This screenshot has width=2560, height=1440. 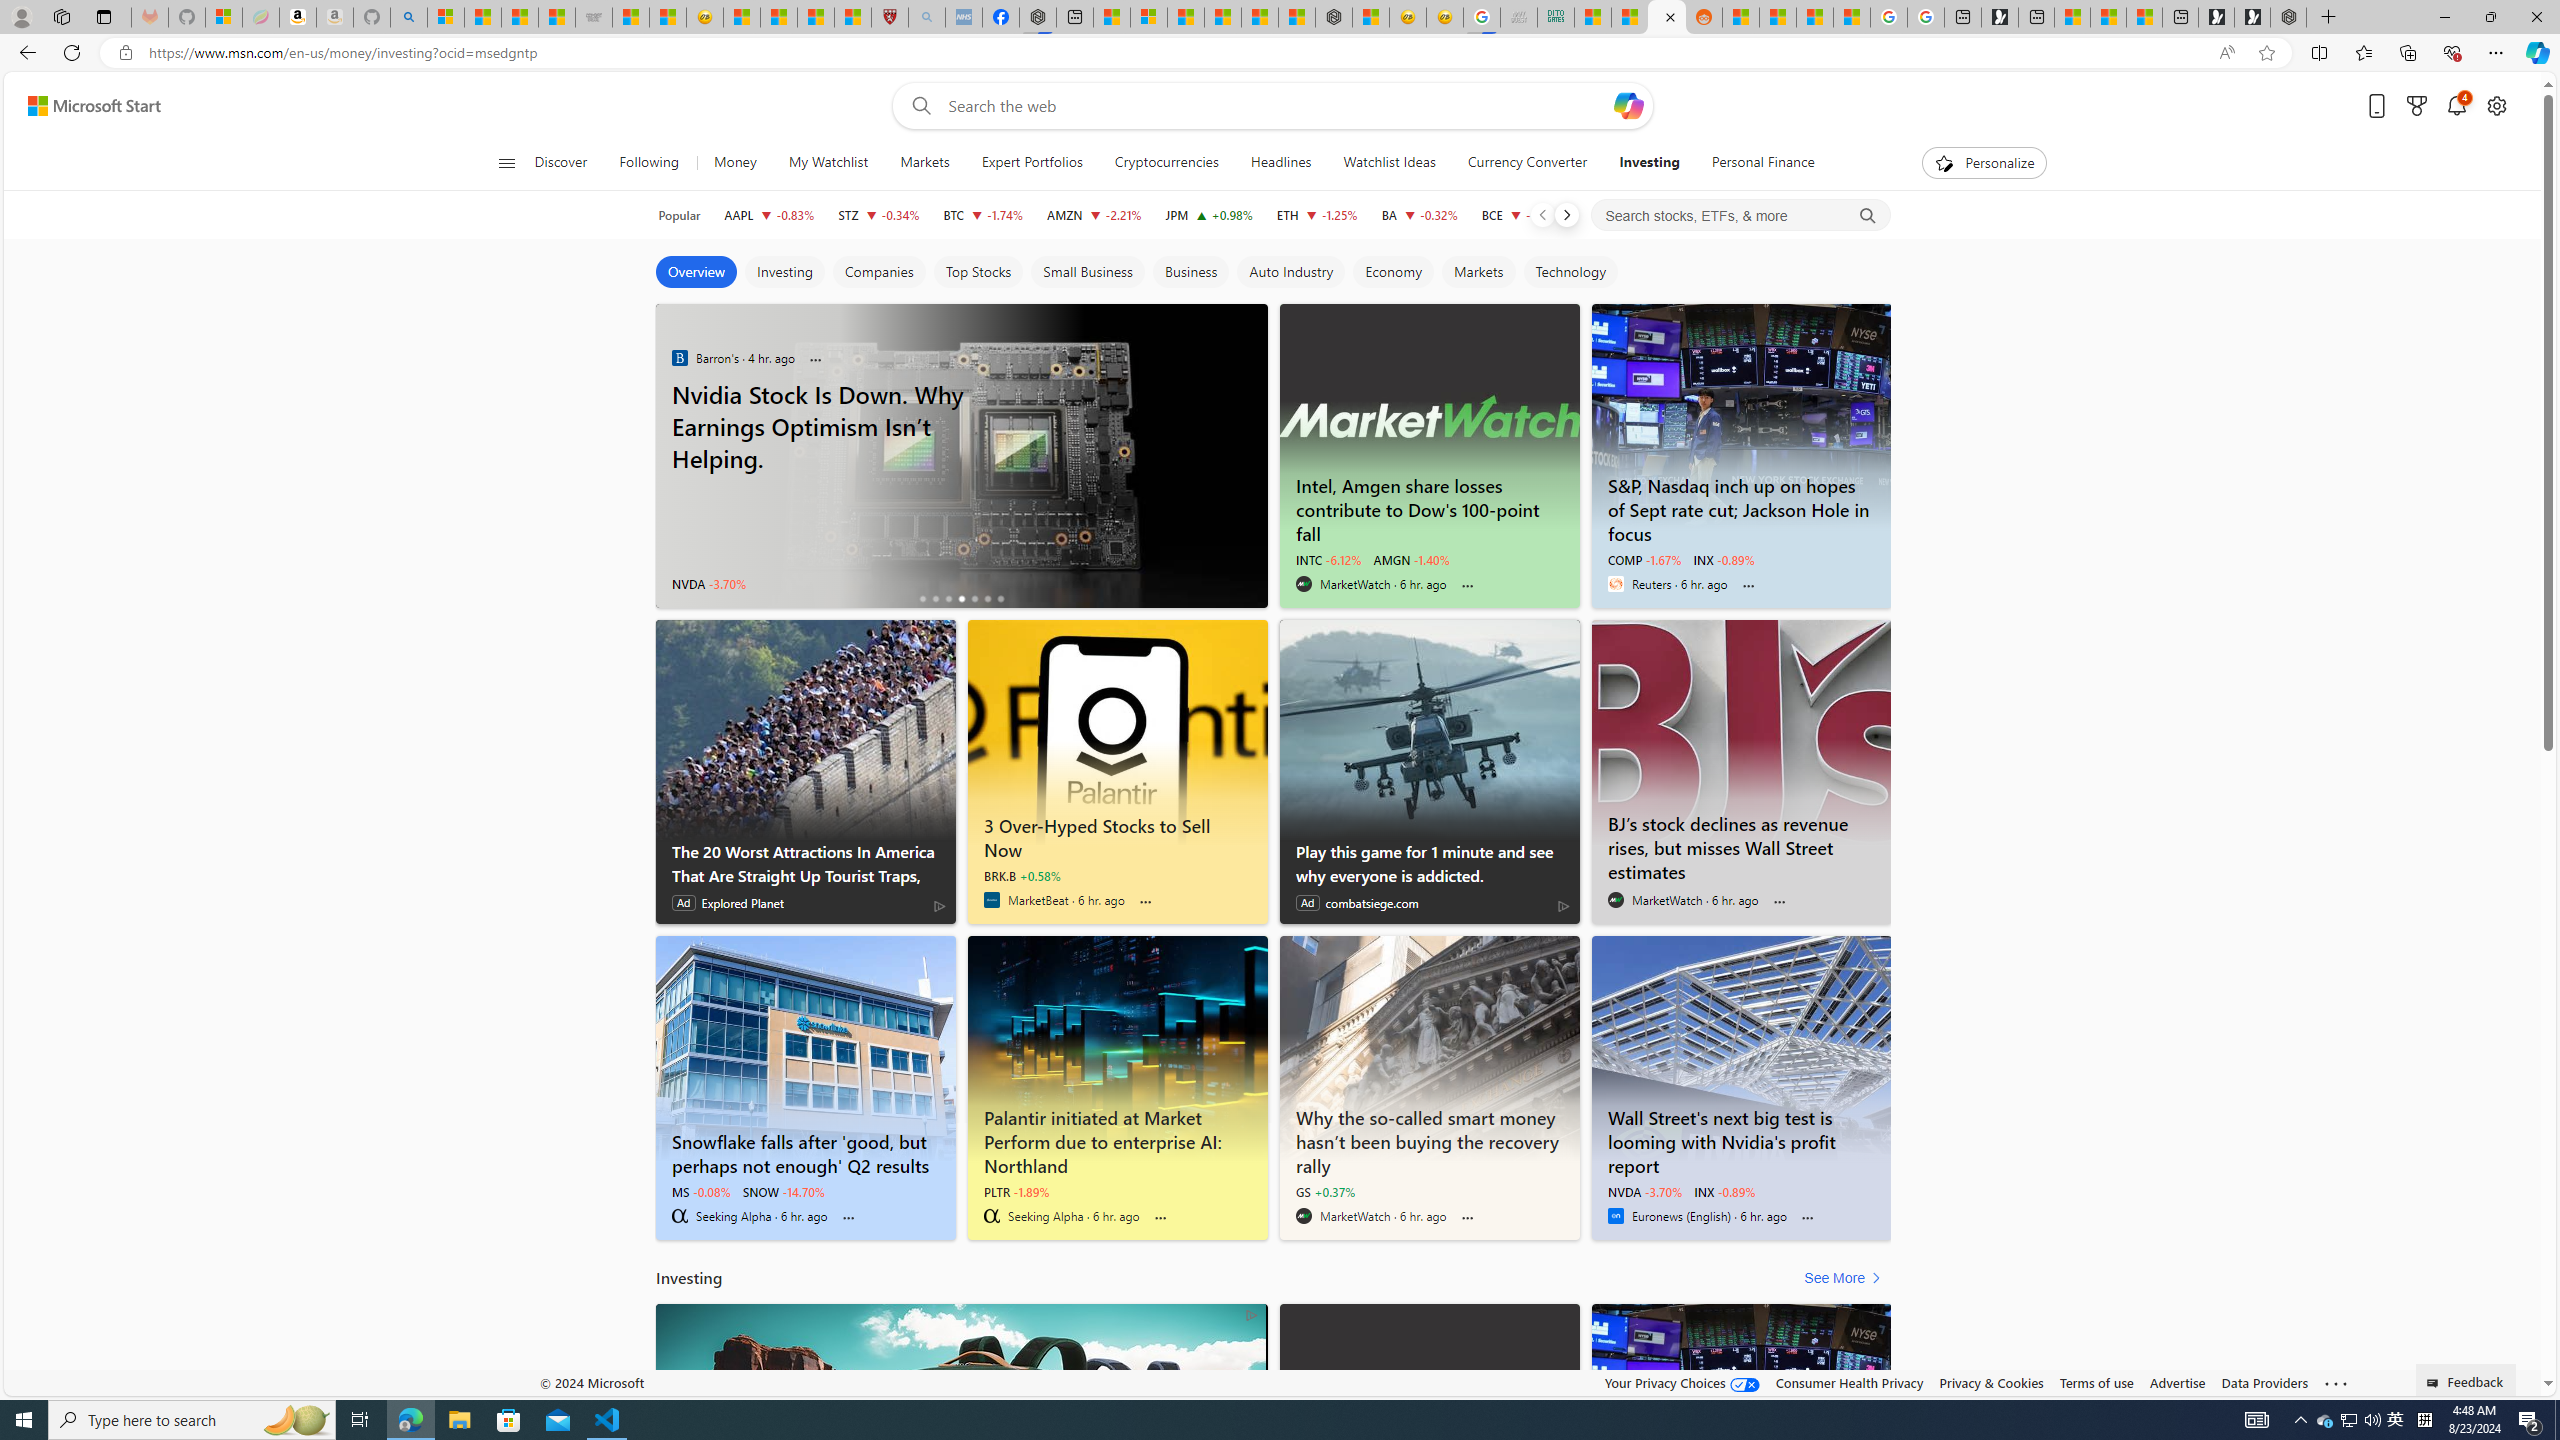 What do you see at coordinates (102, 16) in the screenshot?
I see `'Tab actions menu'` at bounding box center [102, 16].